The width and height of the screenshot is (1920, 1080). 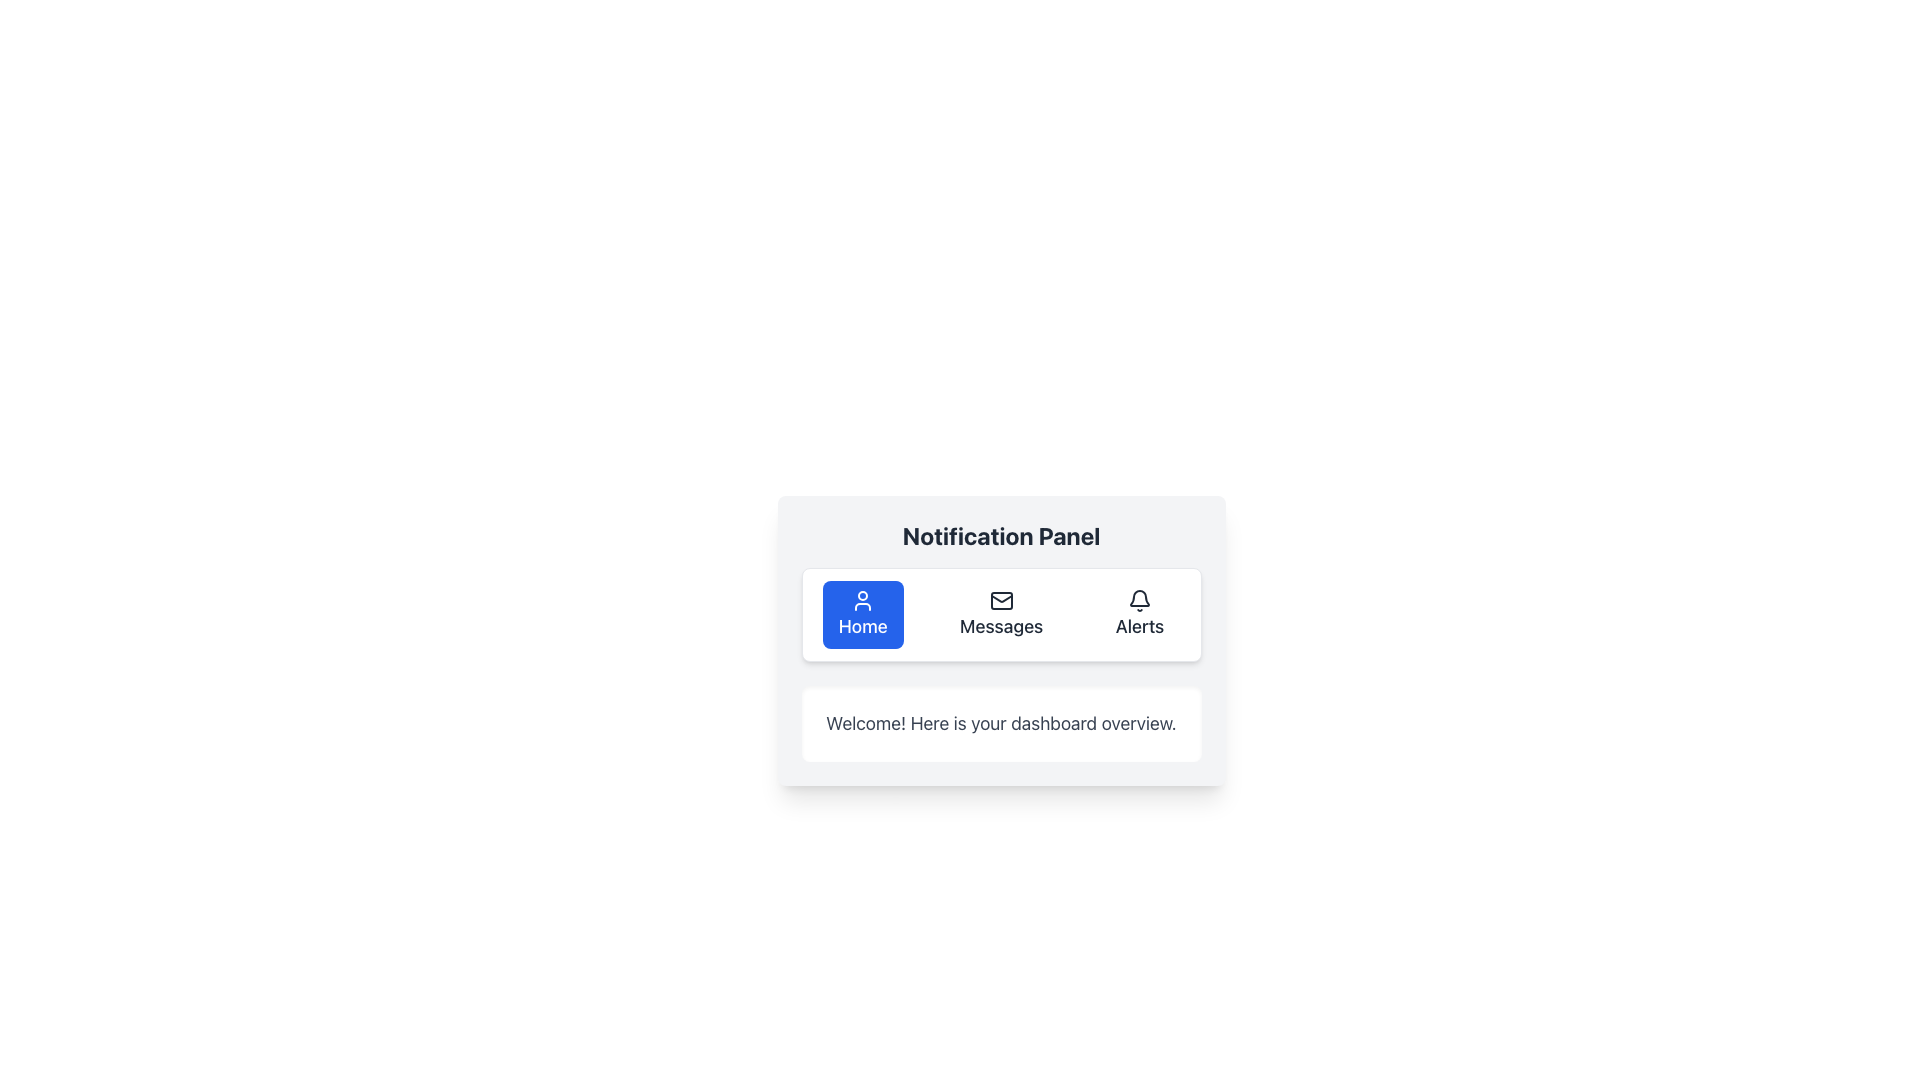 What do you see at coordinates (1139, 626) in the screenshot?
I see `the 'Alerts' text label in the horizontal navigation menu, which is the third item and is positioned next to the 'Messages' item` at bounding box center [1139, 626].